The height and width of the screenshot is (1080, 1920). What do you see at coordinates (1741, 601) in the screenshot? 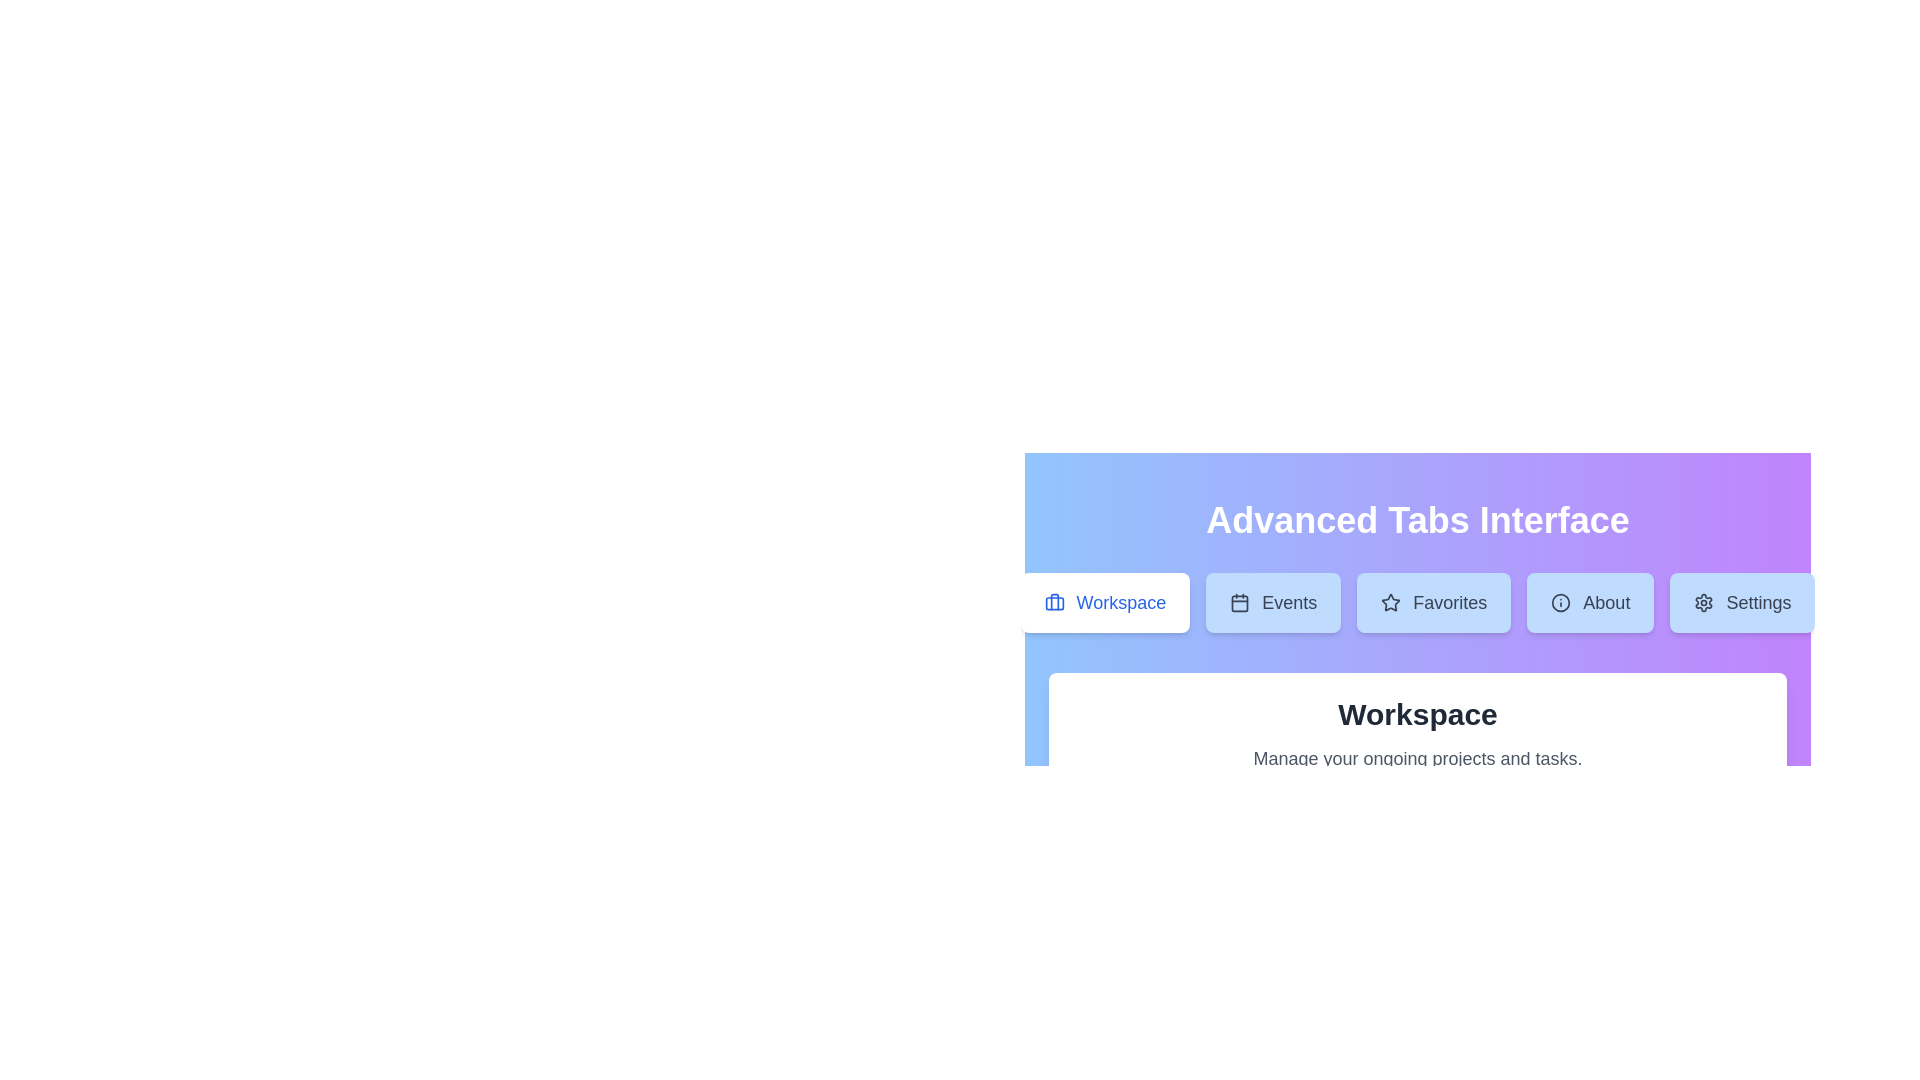
I see `the 'Settings' button with a light blue background and rounded corners` at bounding box center [1741, 601].